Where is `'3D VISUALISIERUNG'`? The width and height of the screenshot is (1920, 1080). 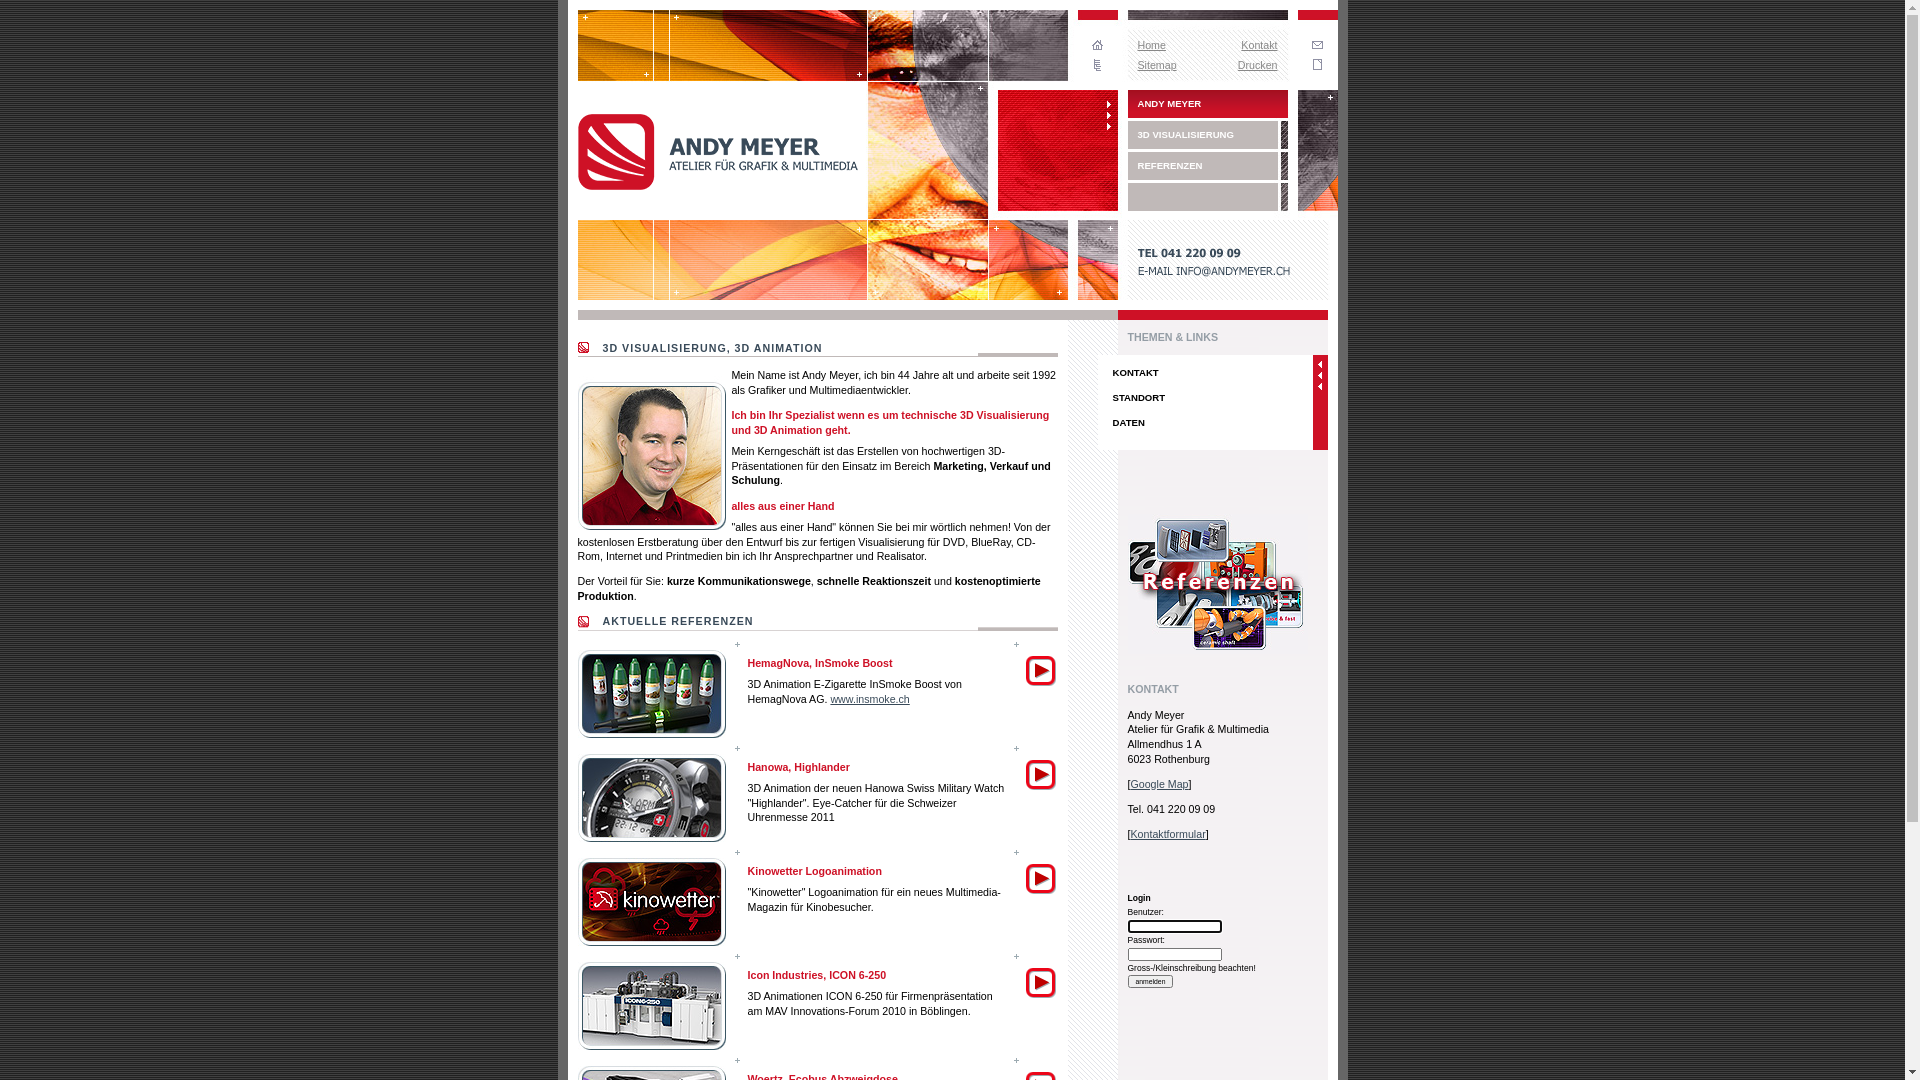 '3D VISUALISIERUNG' is located at coordinates (1128, 135).